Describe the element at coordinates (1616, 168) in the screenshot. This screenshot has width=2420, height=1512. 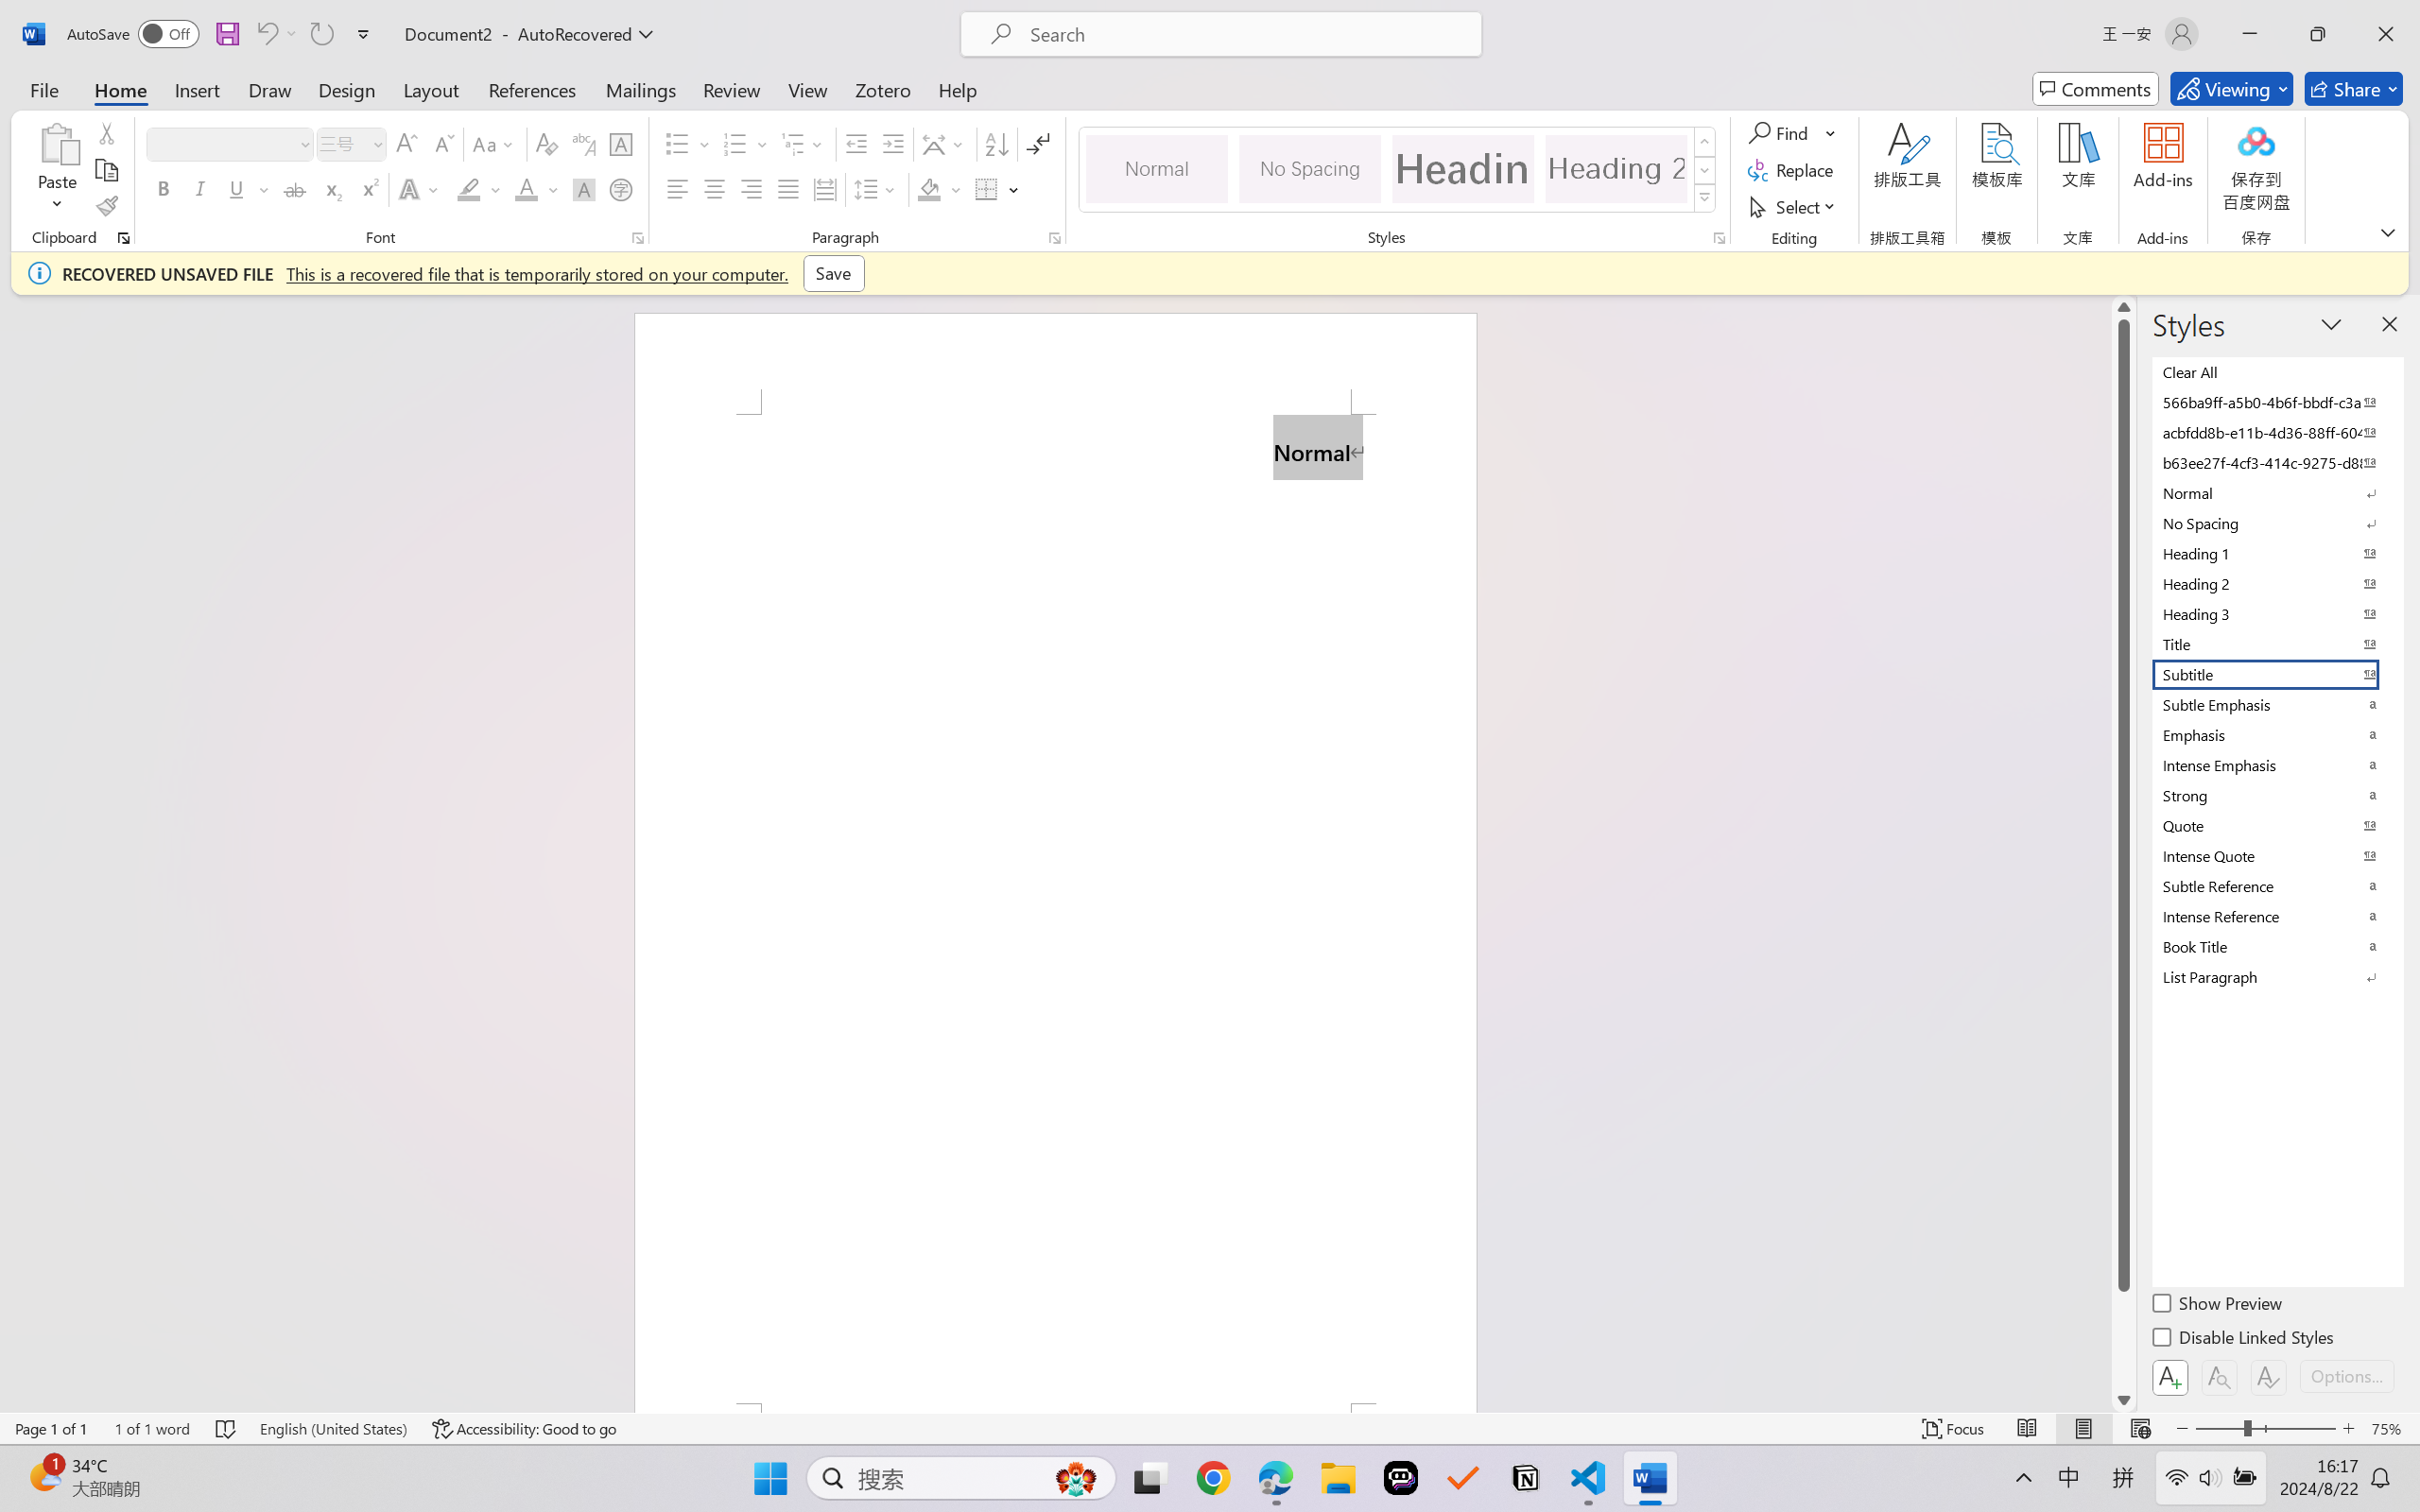
I see `'Heading 2'` at that location.